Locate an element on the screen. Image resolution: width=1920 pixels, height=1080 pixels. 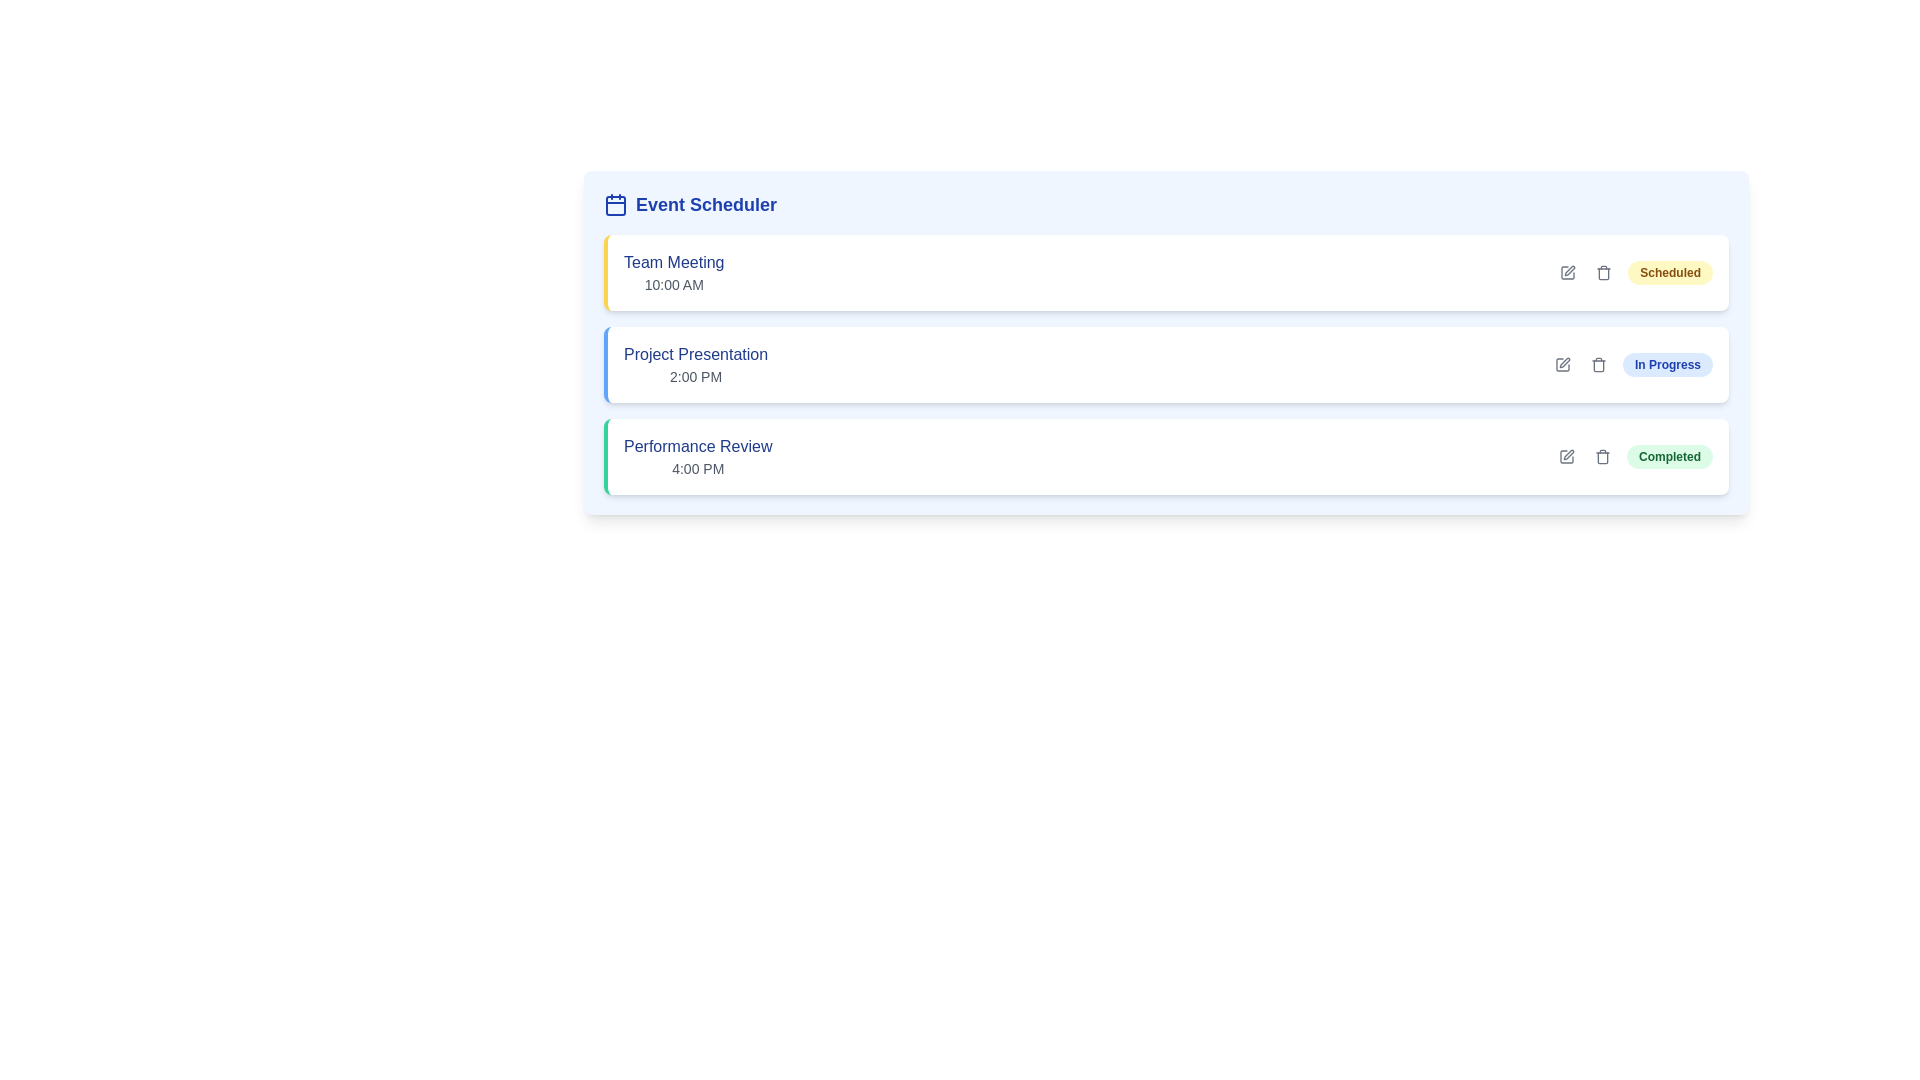
the Edit Button (Icon Button) which resembles a pen and is located on the right-hand side of the top row in the 'Scheduled' events list is located at coordinates (1567, 273).